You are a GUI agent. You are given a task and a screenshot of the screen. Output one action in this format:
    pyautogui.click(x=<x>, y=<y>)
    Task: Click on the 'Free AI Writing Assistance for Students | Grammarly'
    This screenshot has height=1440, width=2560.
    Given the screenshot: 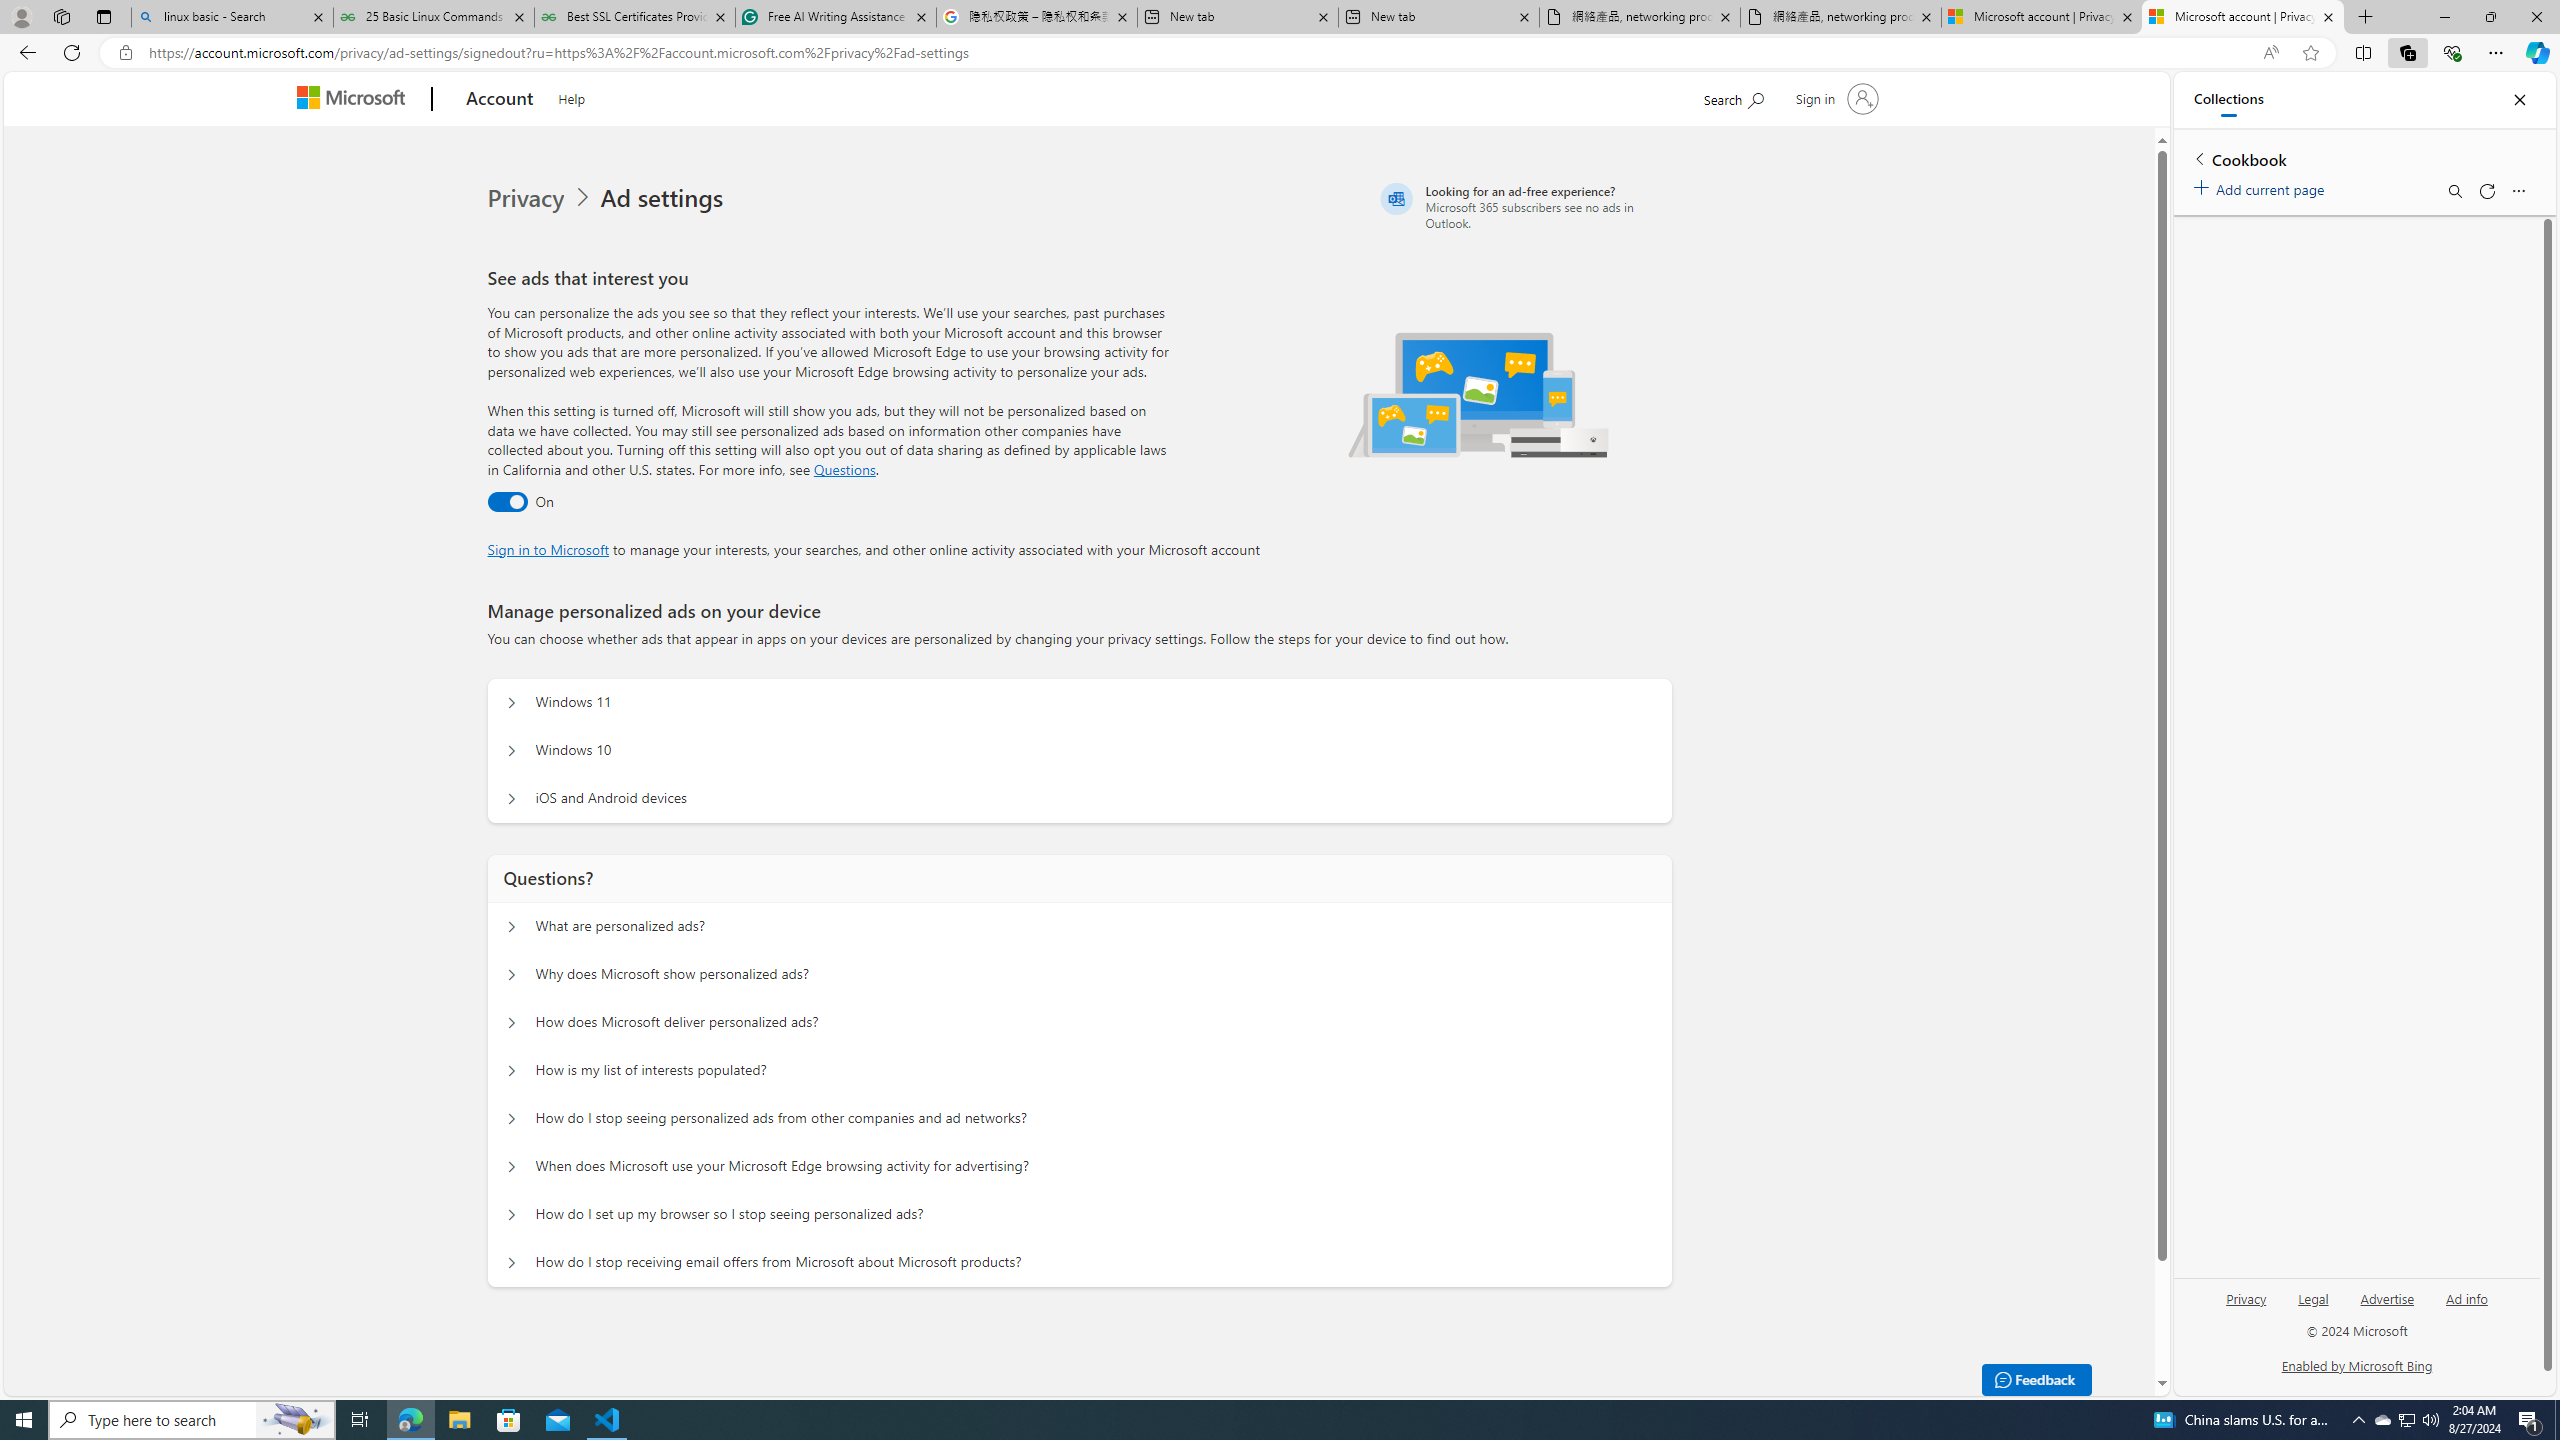 What is the action you would take?
    pyautogui.click(x=835, y=16)
    